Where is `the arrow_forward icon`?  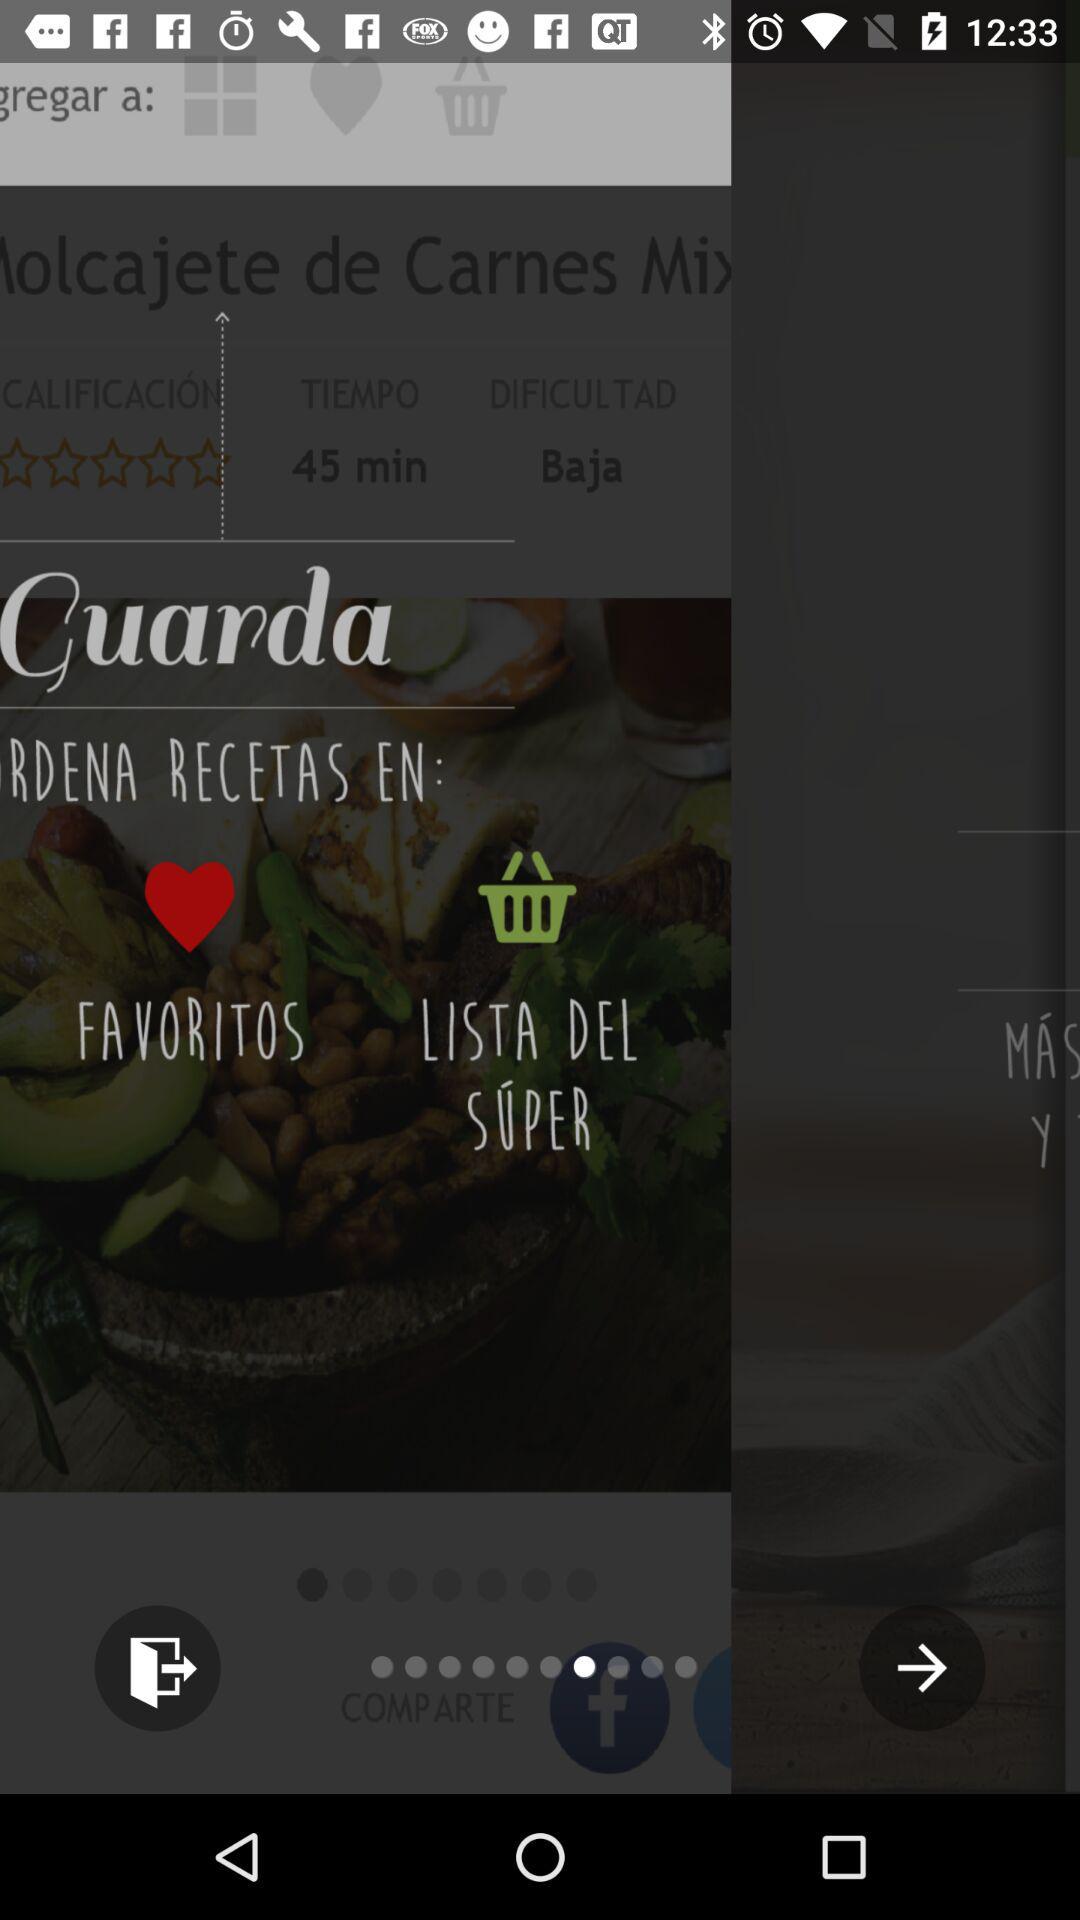
the arrow_forward icon is located at coordinates (922, 1667).